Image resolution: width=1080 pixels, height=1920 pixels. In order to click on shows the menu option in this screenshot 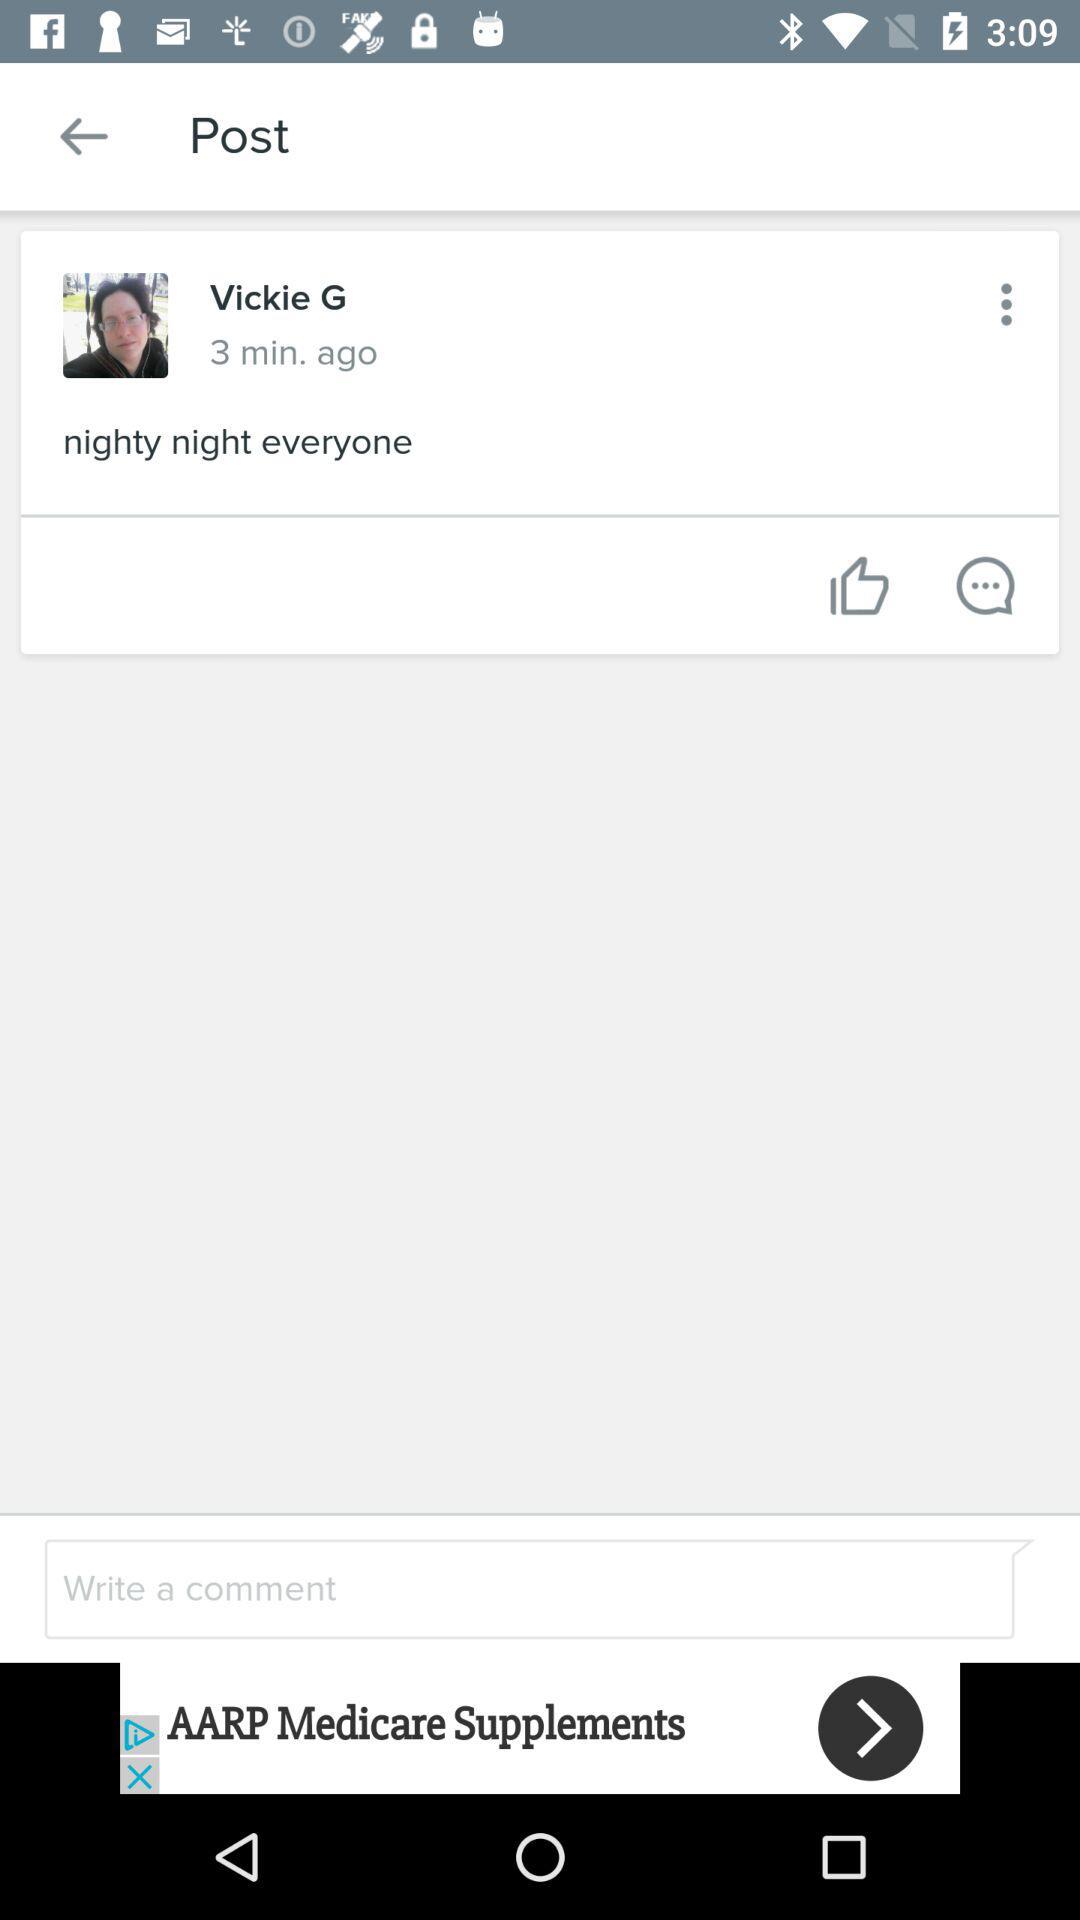, I will do `click(1006, 303)`.